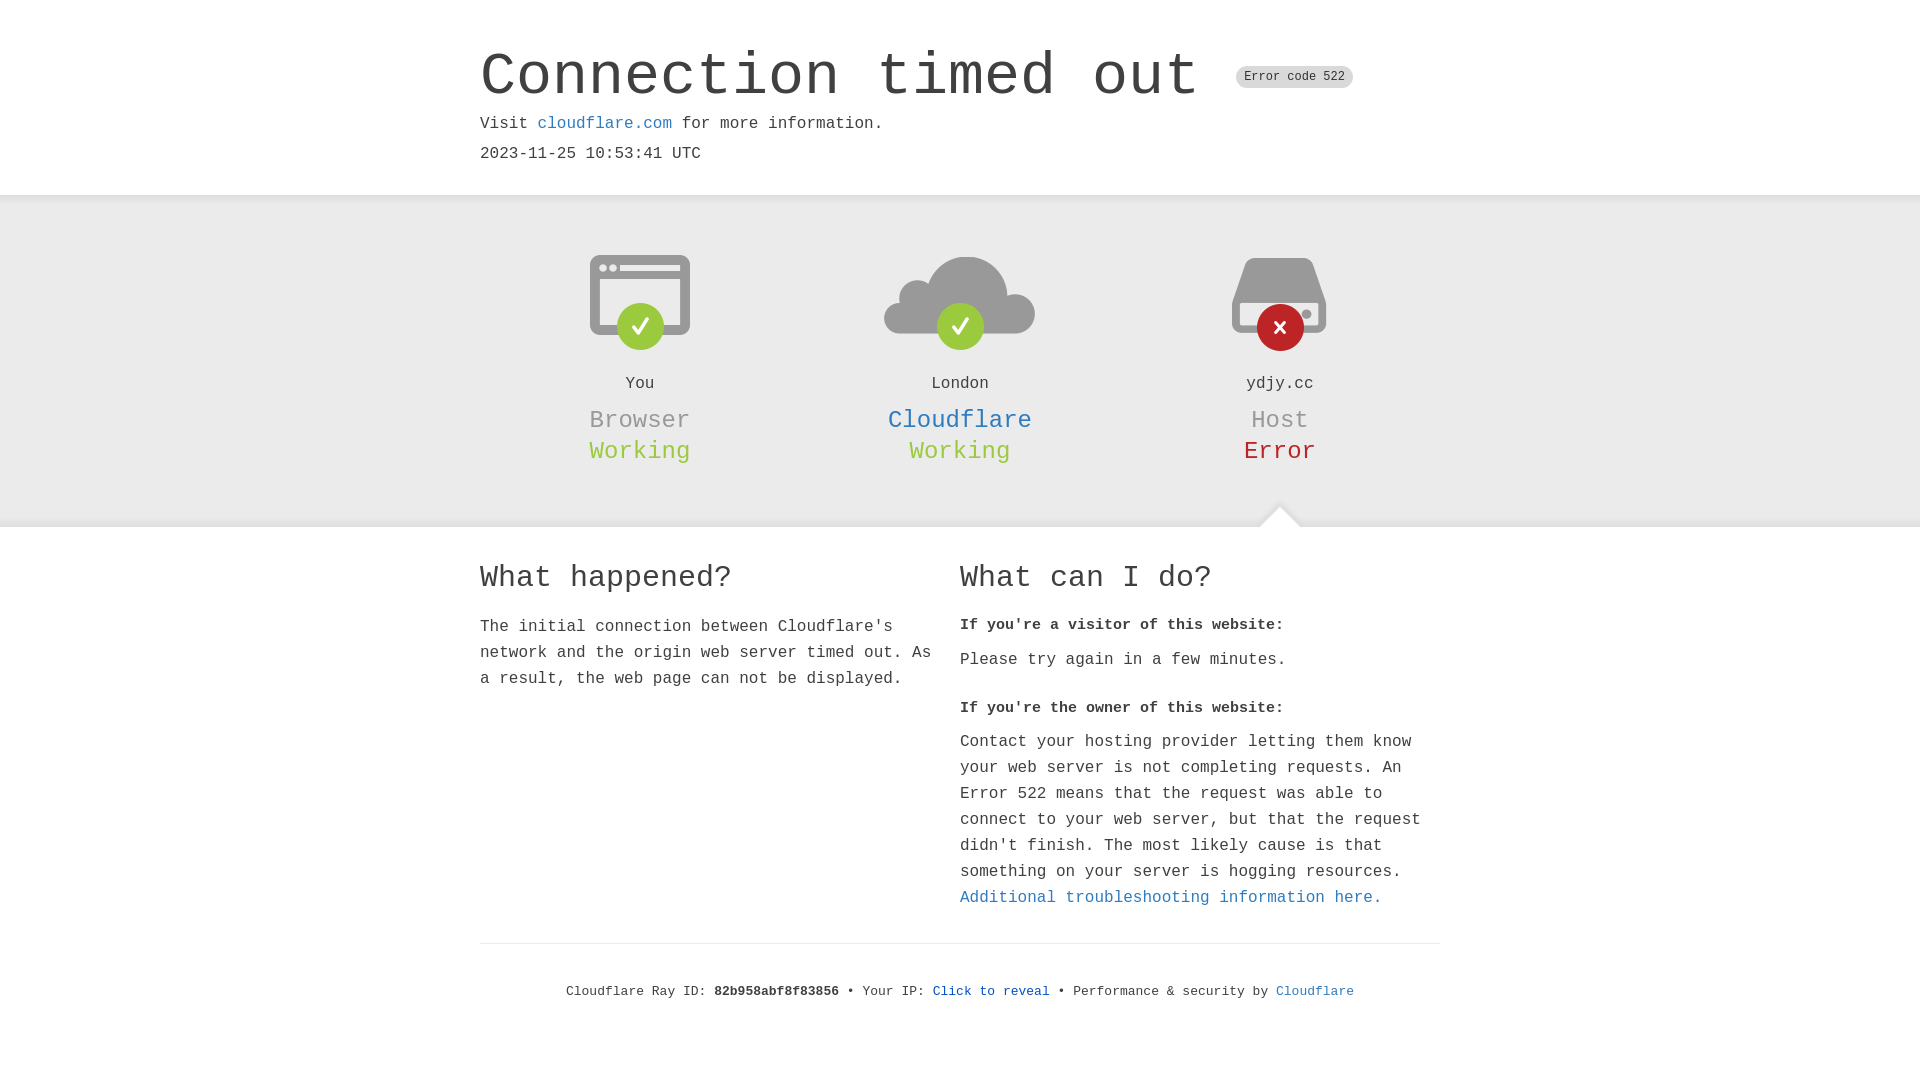 The height and width of the screenshot is (1080, 1920). What do you see at coordinates (1171, 897) in the screenshot?
I see `'Additional troubleshooting information here.'` at bounding box center [1171, 897].